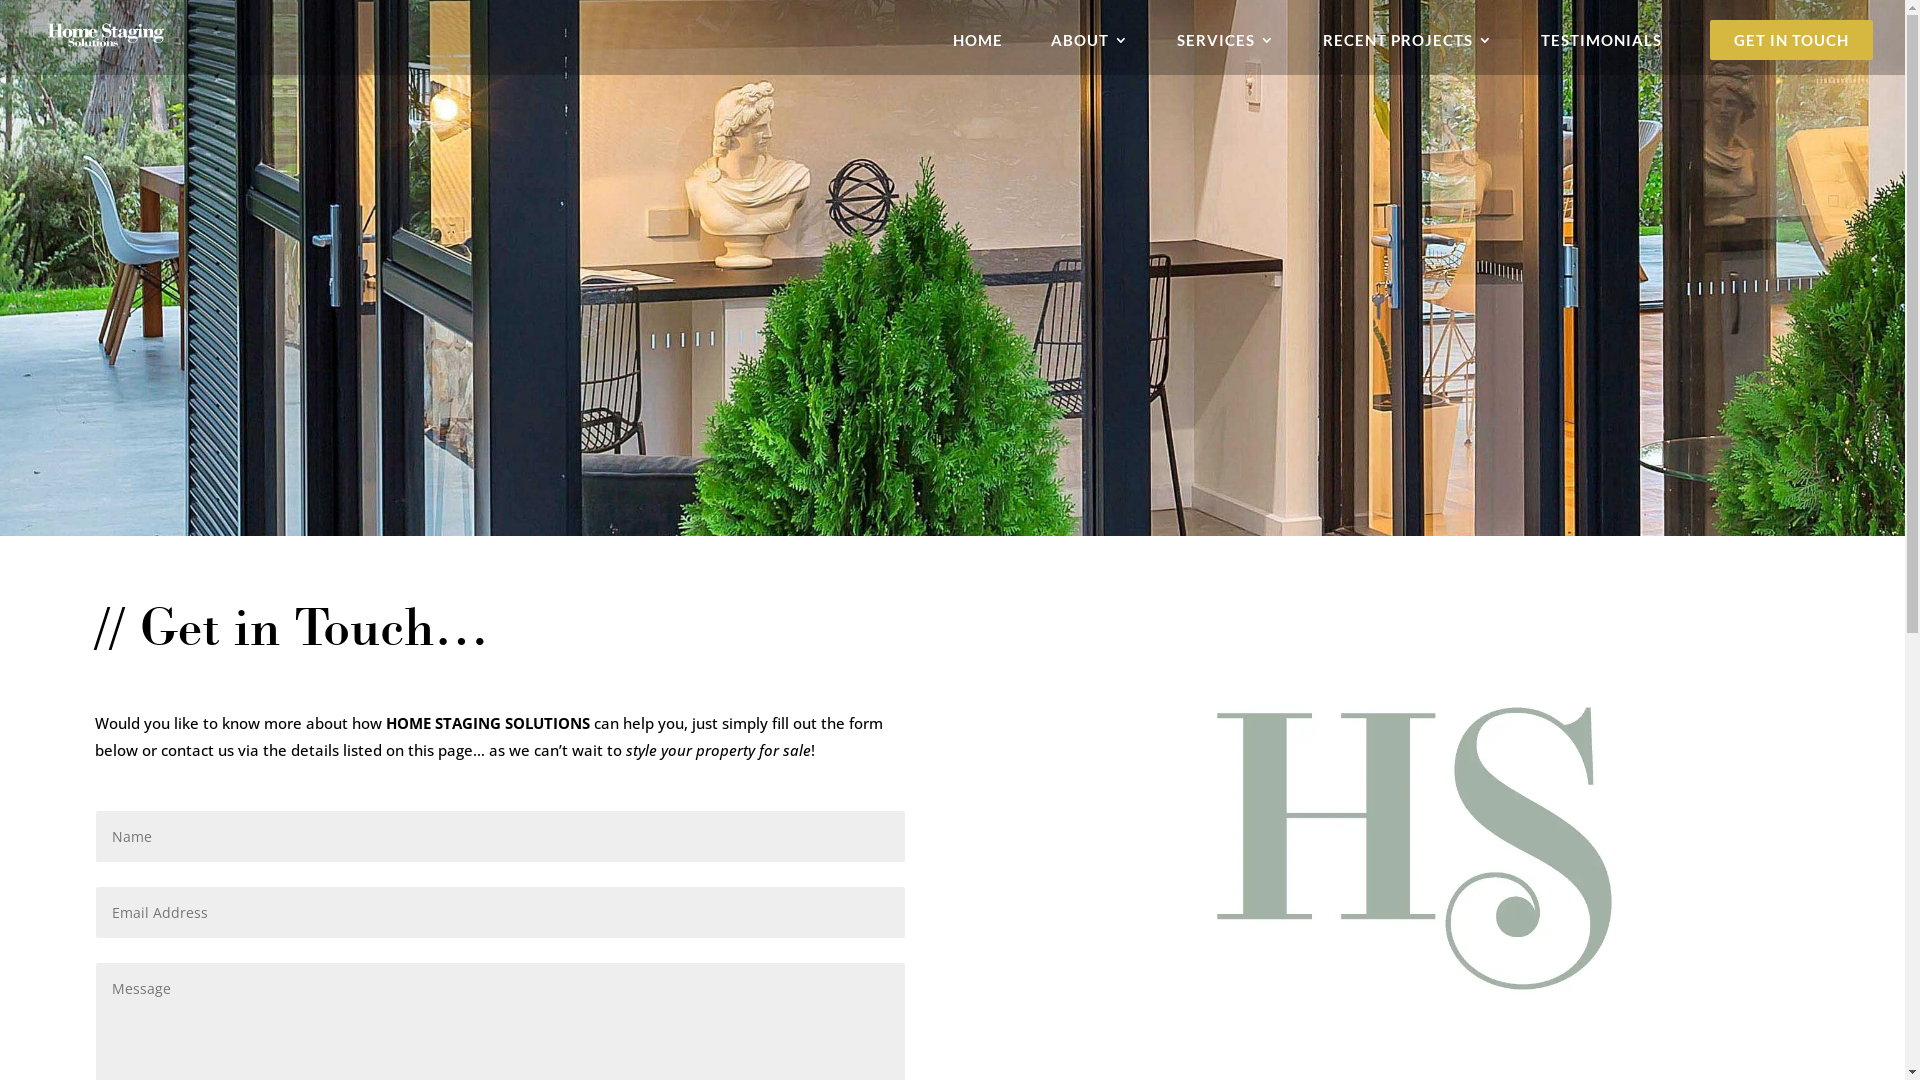  Describe the element at coordinates (1224, 45) in the screenshot. I see `'SERVICES'` at that location.